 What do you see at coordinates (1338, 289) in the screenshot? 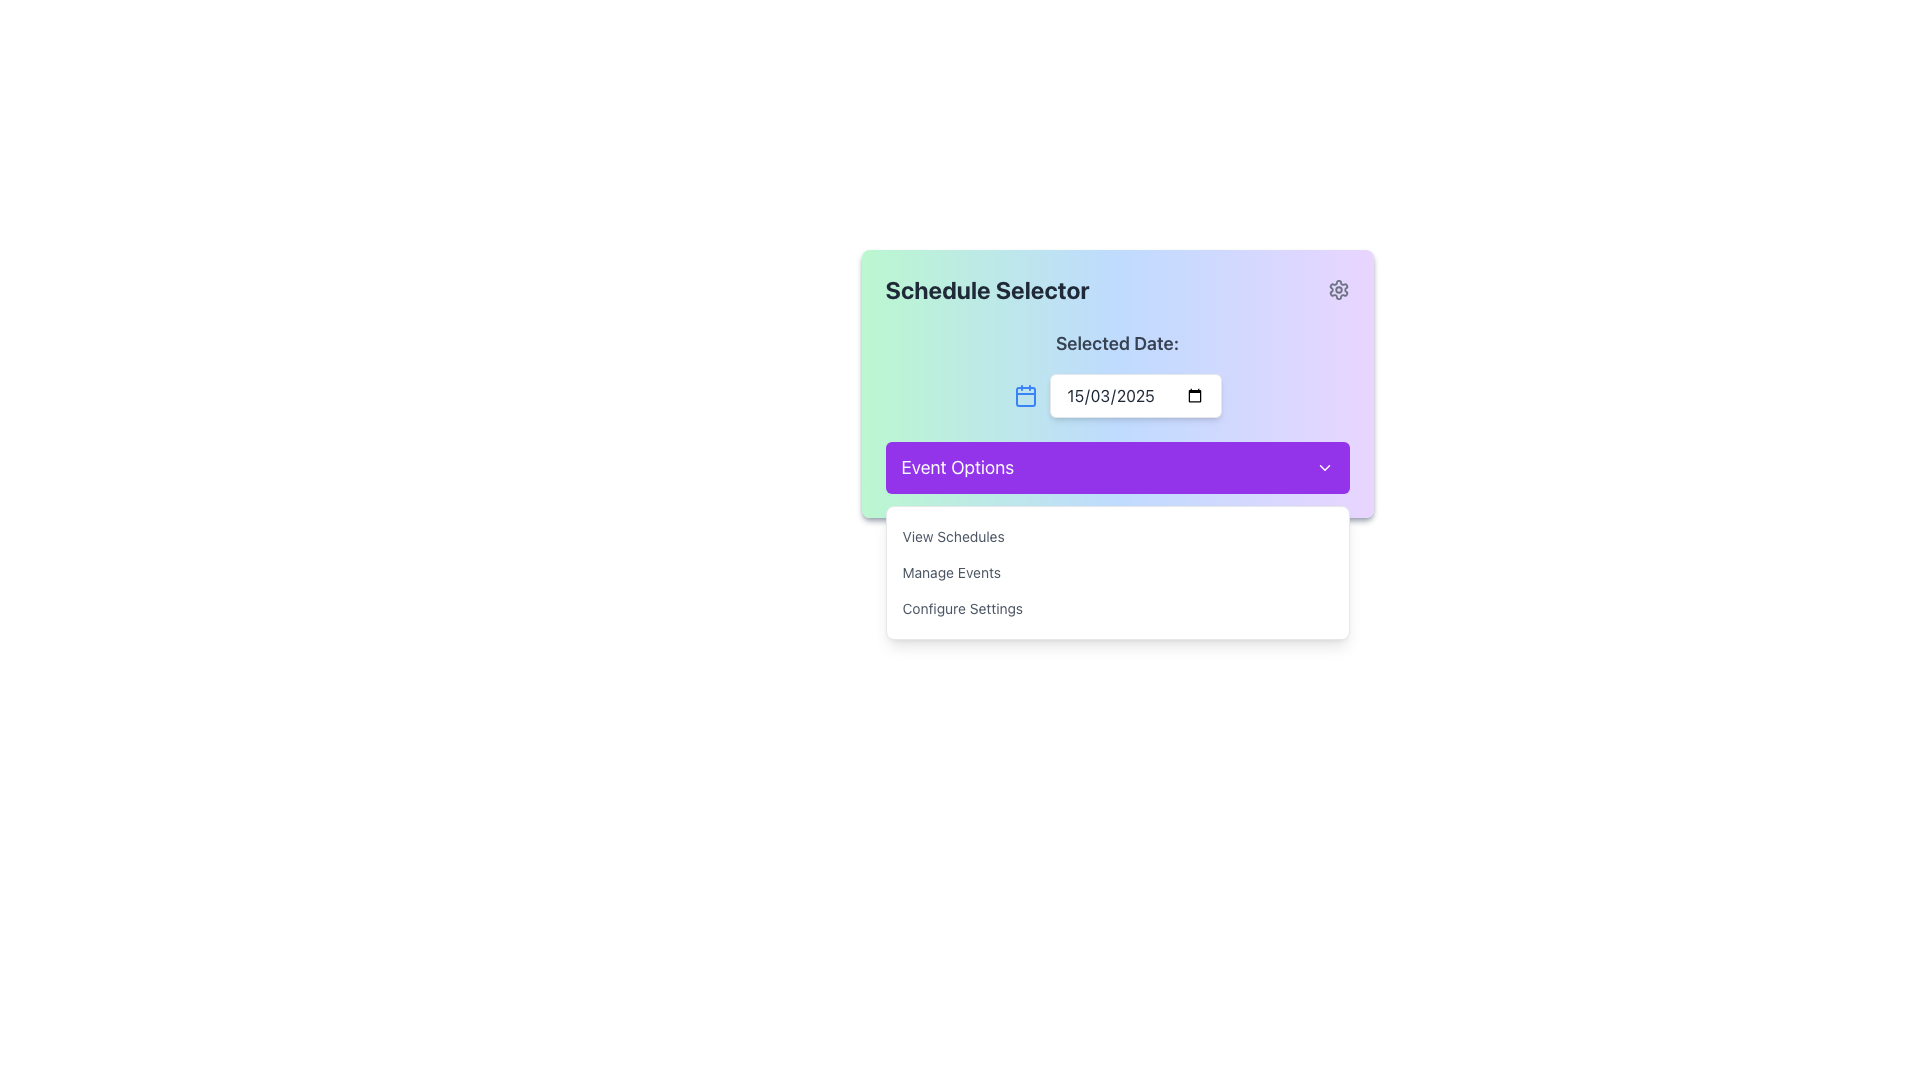
I see `the settings icon button, represented as a gear, located at the top-right corner adjacent to the heading text 'Schedule Selector'` at bounding box center [1338, 289].